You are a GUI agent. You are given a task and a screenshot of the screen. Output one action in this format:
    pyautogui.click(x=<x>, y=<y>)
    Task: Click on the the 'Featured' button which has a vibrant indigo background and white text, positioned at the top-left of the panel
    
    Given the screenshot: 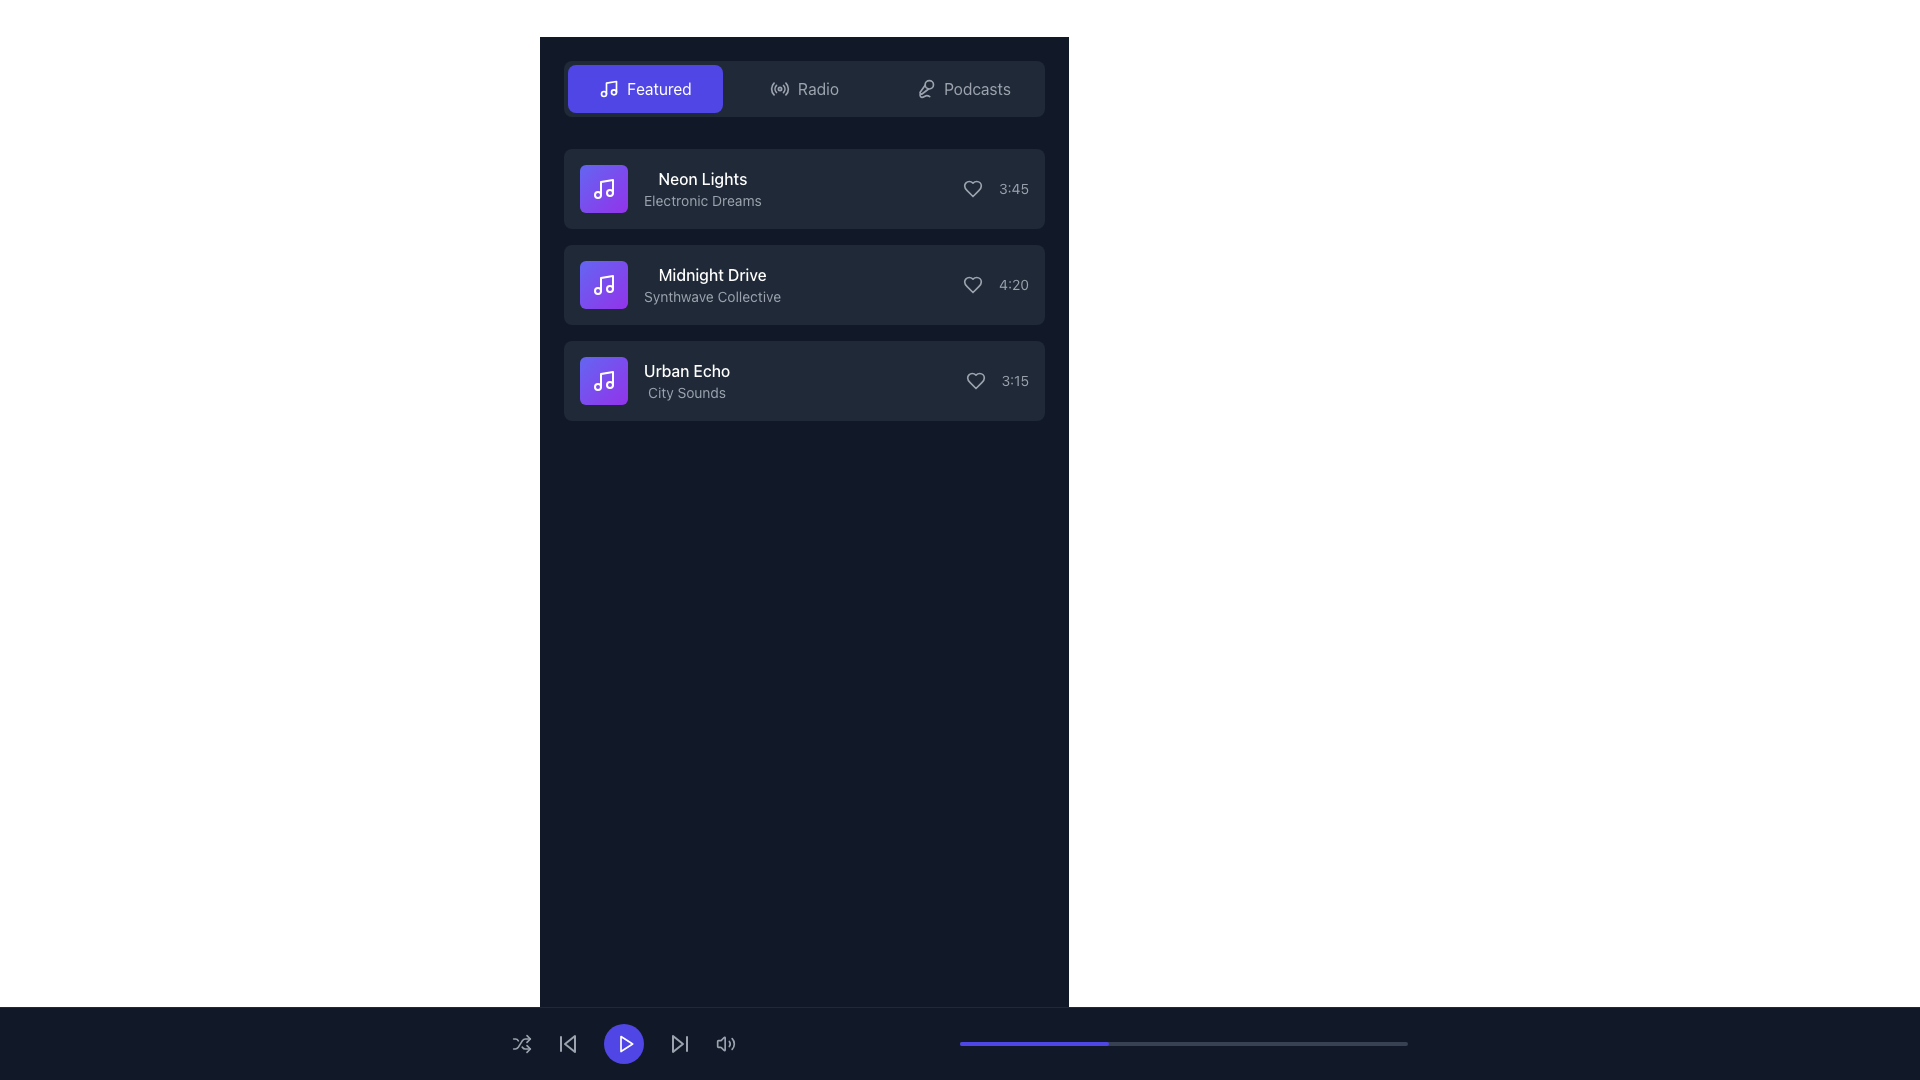 What is the action you would take?
    pyautogui.click(x=645, y=87)
    